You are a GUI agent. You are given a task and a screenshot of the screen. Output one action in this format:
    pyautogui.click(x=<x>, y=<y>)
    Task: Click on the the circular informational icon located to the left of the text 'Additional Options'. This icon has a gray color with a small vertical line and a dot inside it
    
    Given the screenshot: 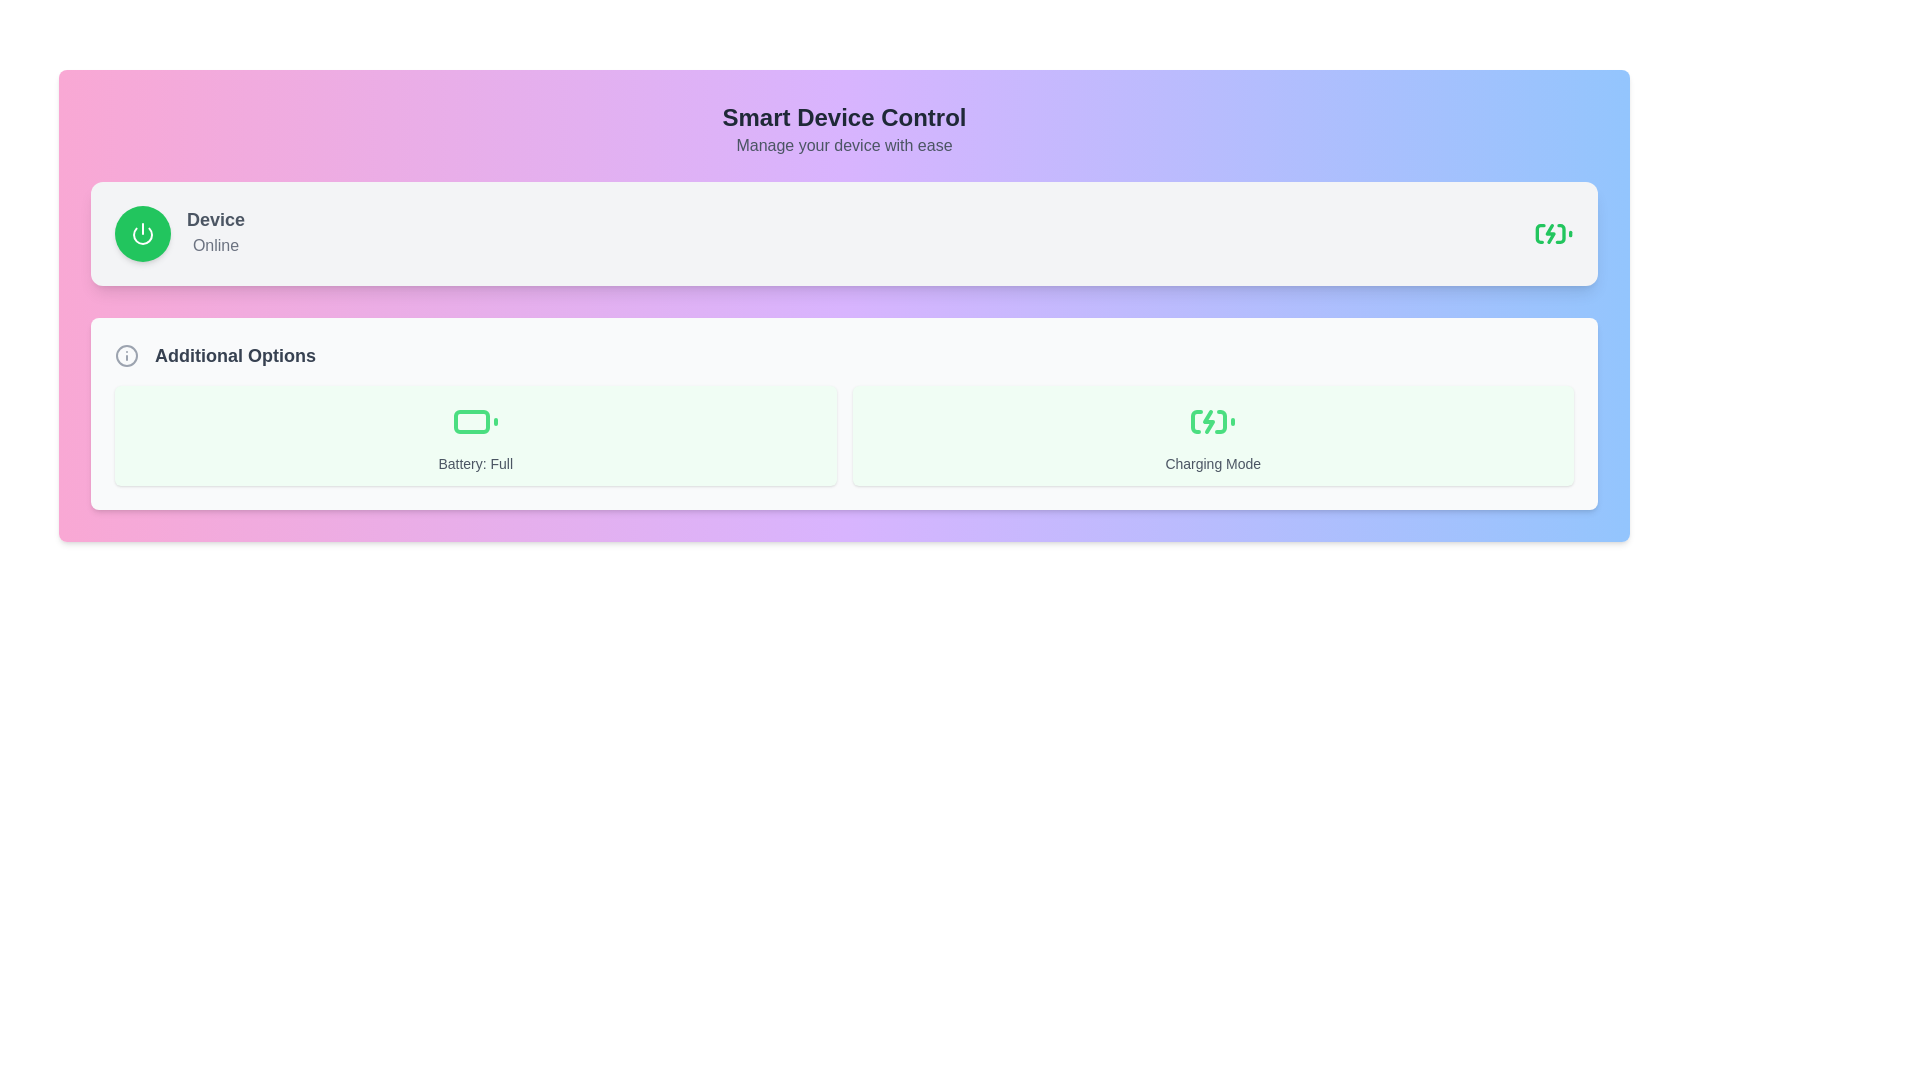 What is the action you would take?
    pyautogui.click(x=125, y=354)
    